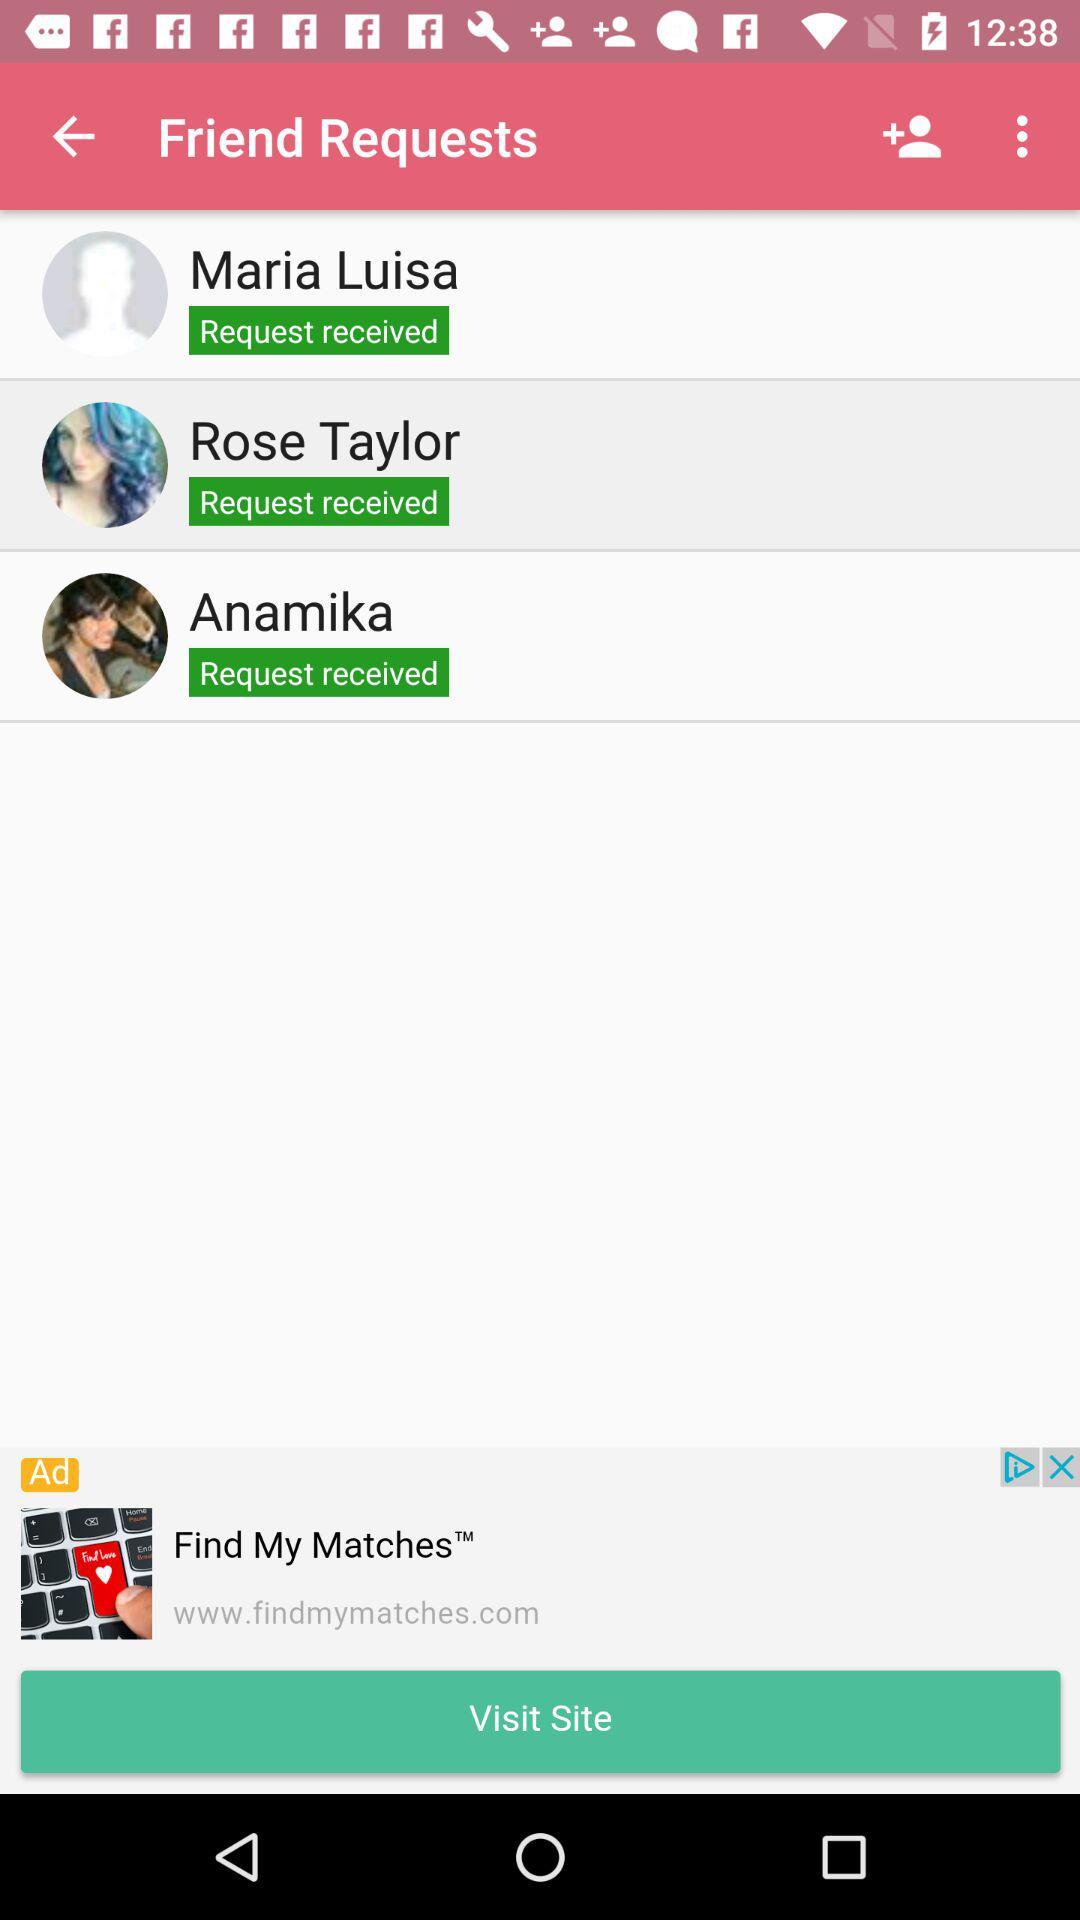  What do you see at coordinates (104, 635) in the screenshot?
I see `anamika` at bounding box center [104, 635].